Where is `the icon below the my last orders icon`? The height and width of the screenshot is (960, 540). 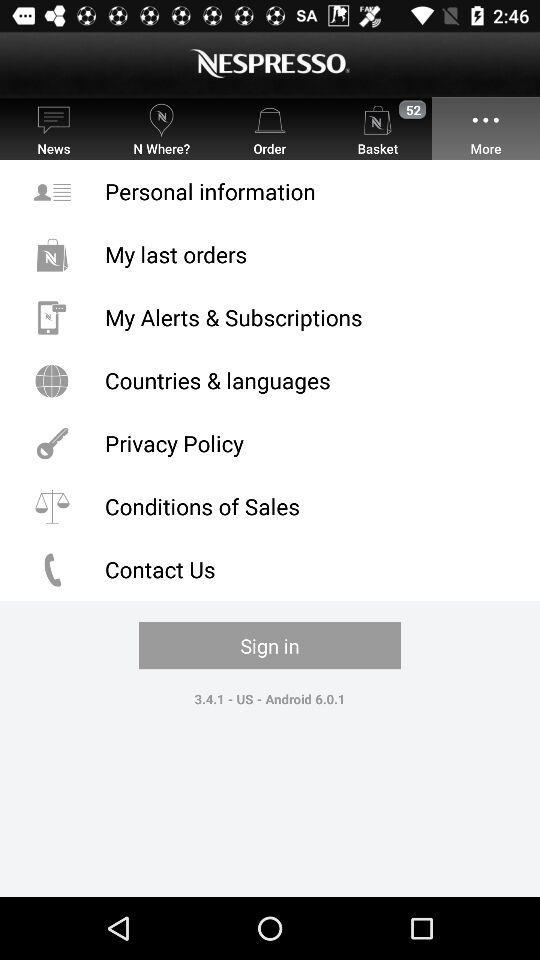
the icon below the my last orders icon is located at coordinates (270, 317).